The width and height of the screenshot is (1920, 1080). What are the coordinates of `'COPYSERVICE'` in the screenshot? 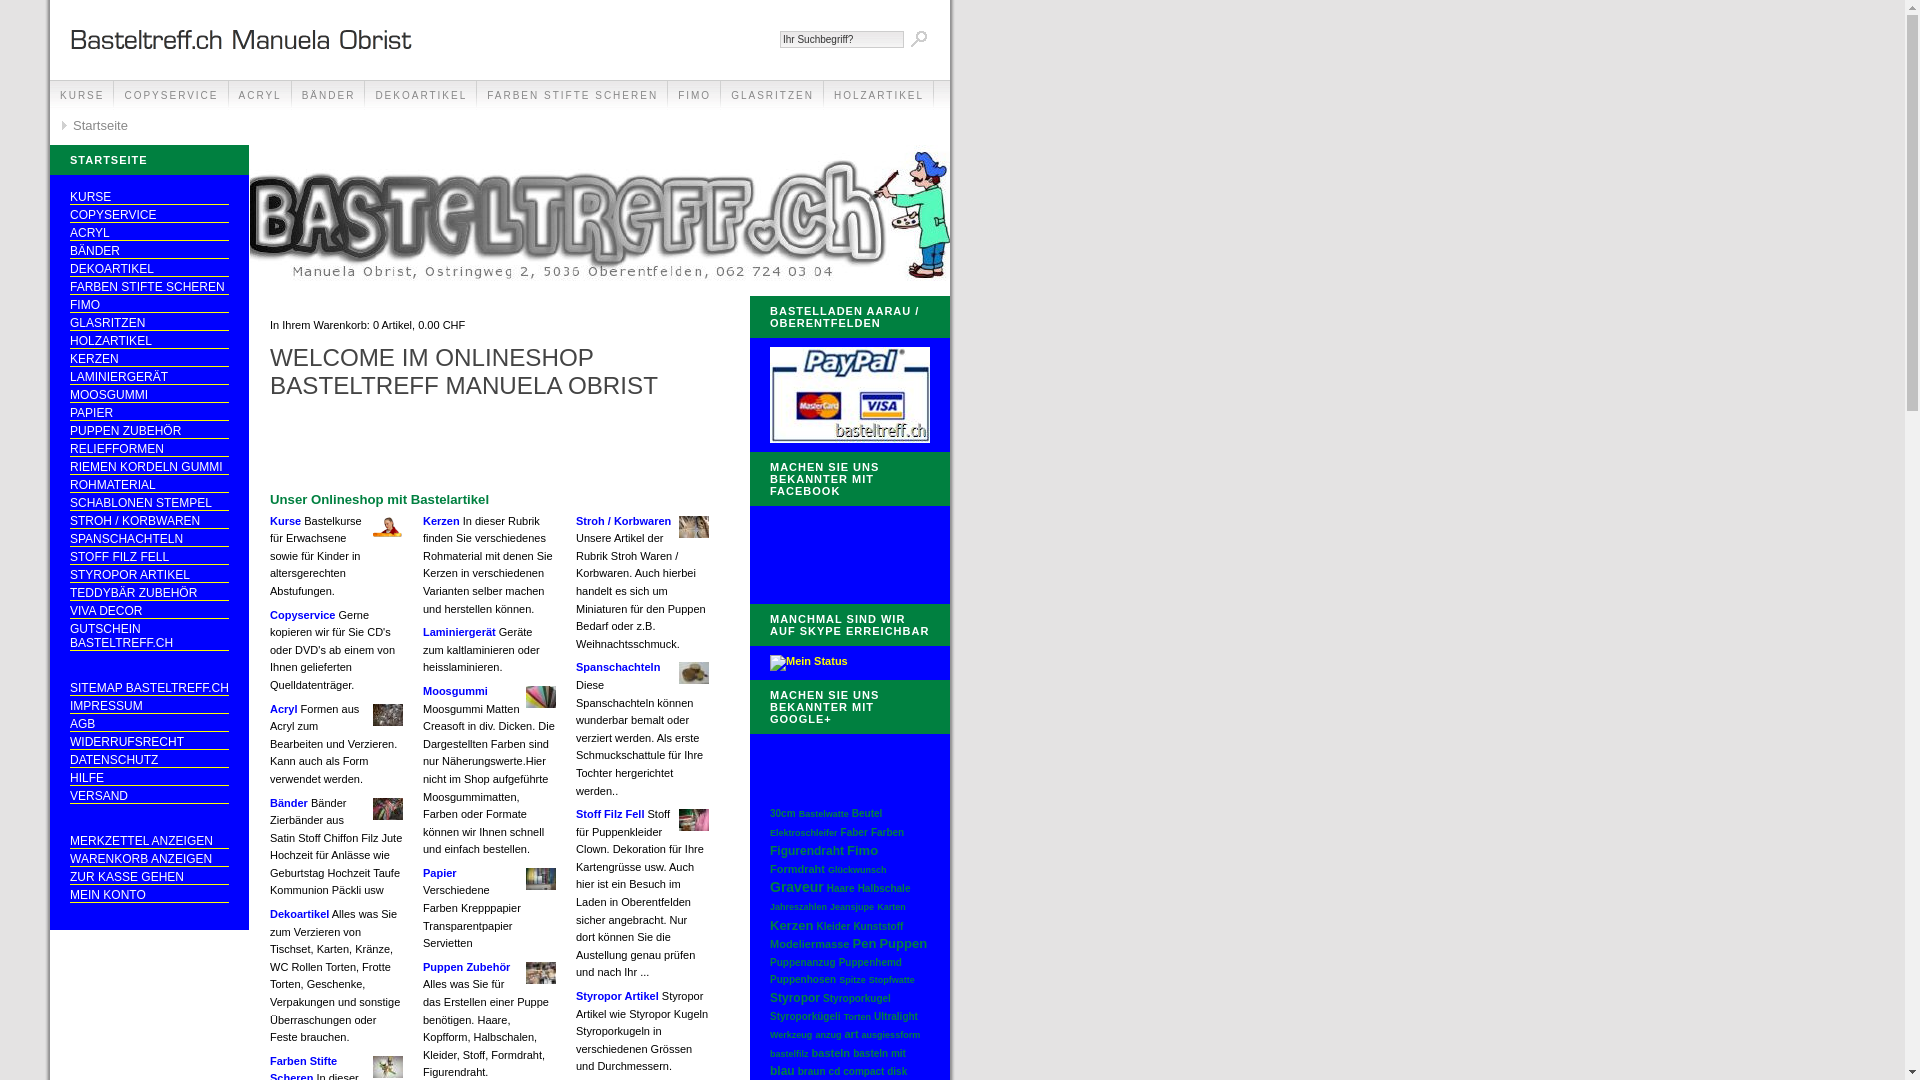 It's located at (148, 215).